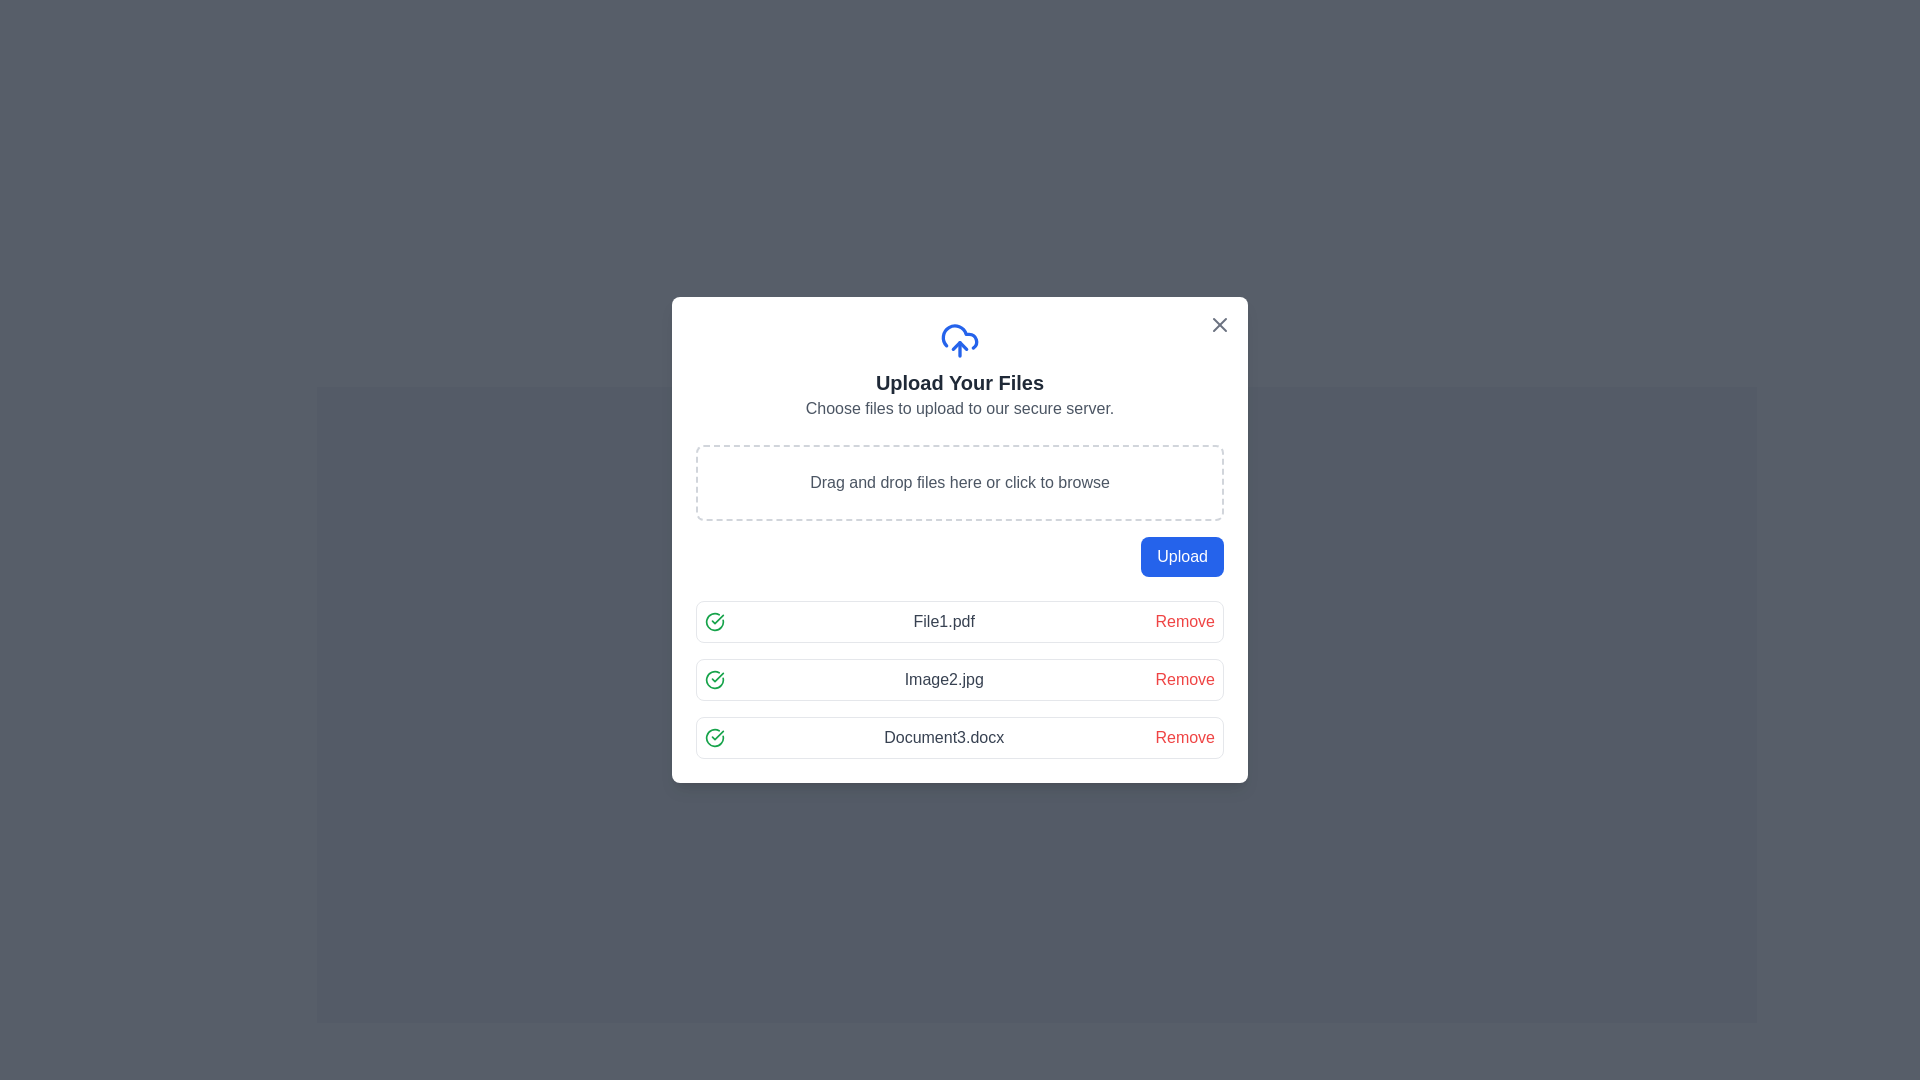  I want to click on the static text label displaying 'Drag and drop files here or click to browse', which is located inside a dashed rectangle in the file upload modal dialog, so click(960, 482).